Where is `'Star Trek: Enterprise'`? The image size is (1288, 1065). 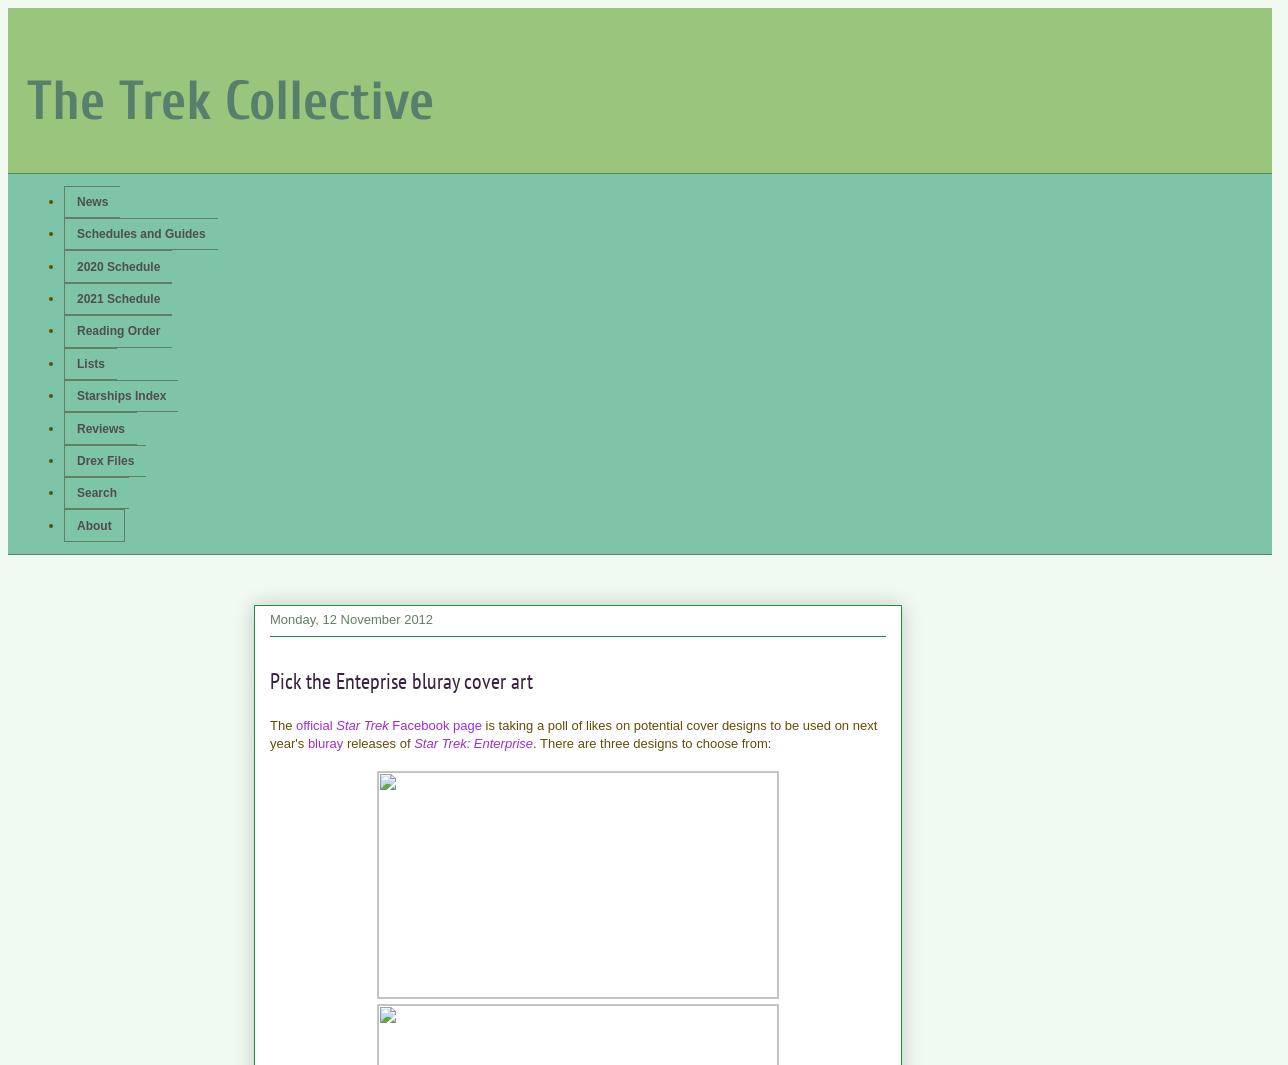 'Star Trek: Enterprise' is located at coordinates (473, 743).